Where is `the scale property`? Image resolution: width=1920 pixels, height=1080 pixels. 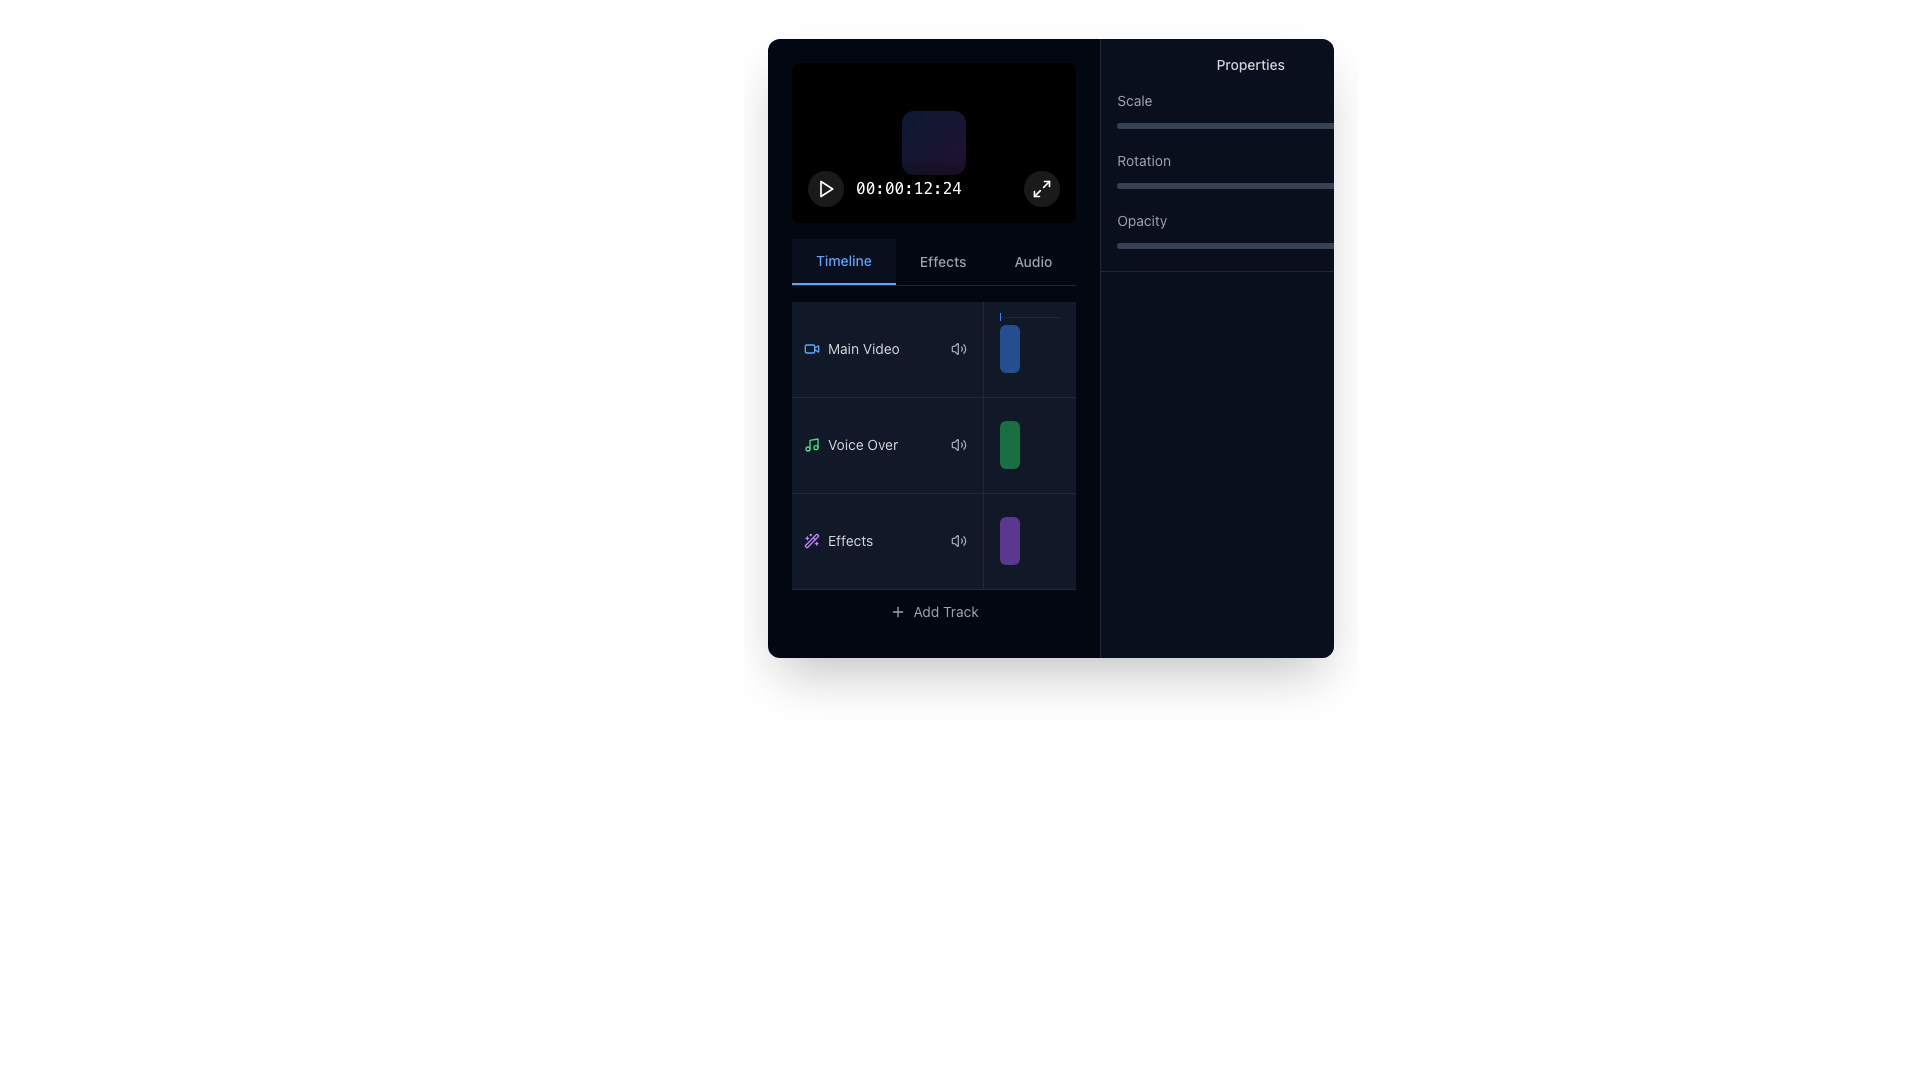
the scale property is located at coordinates (1143, 126).